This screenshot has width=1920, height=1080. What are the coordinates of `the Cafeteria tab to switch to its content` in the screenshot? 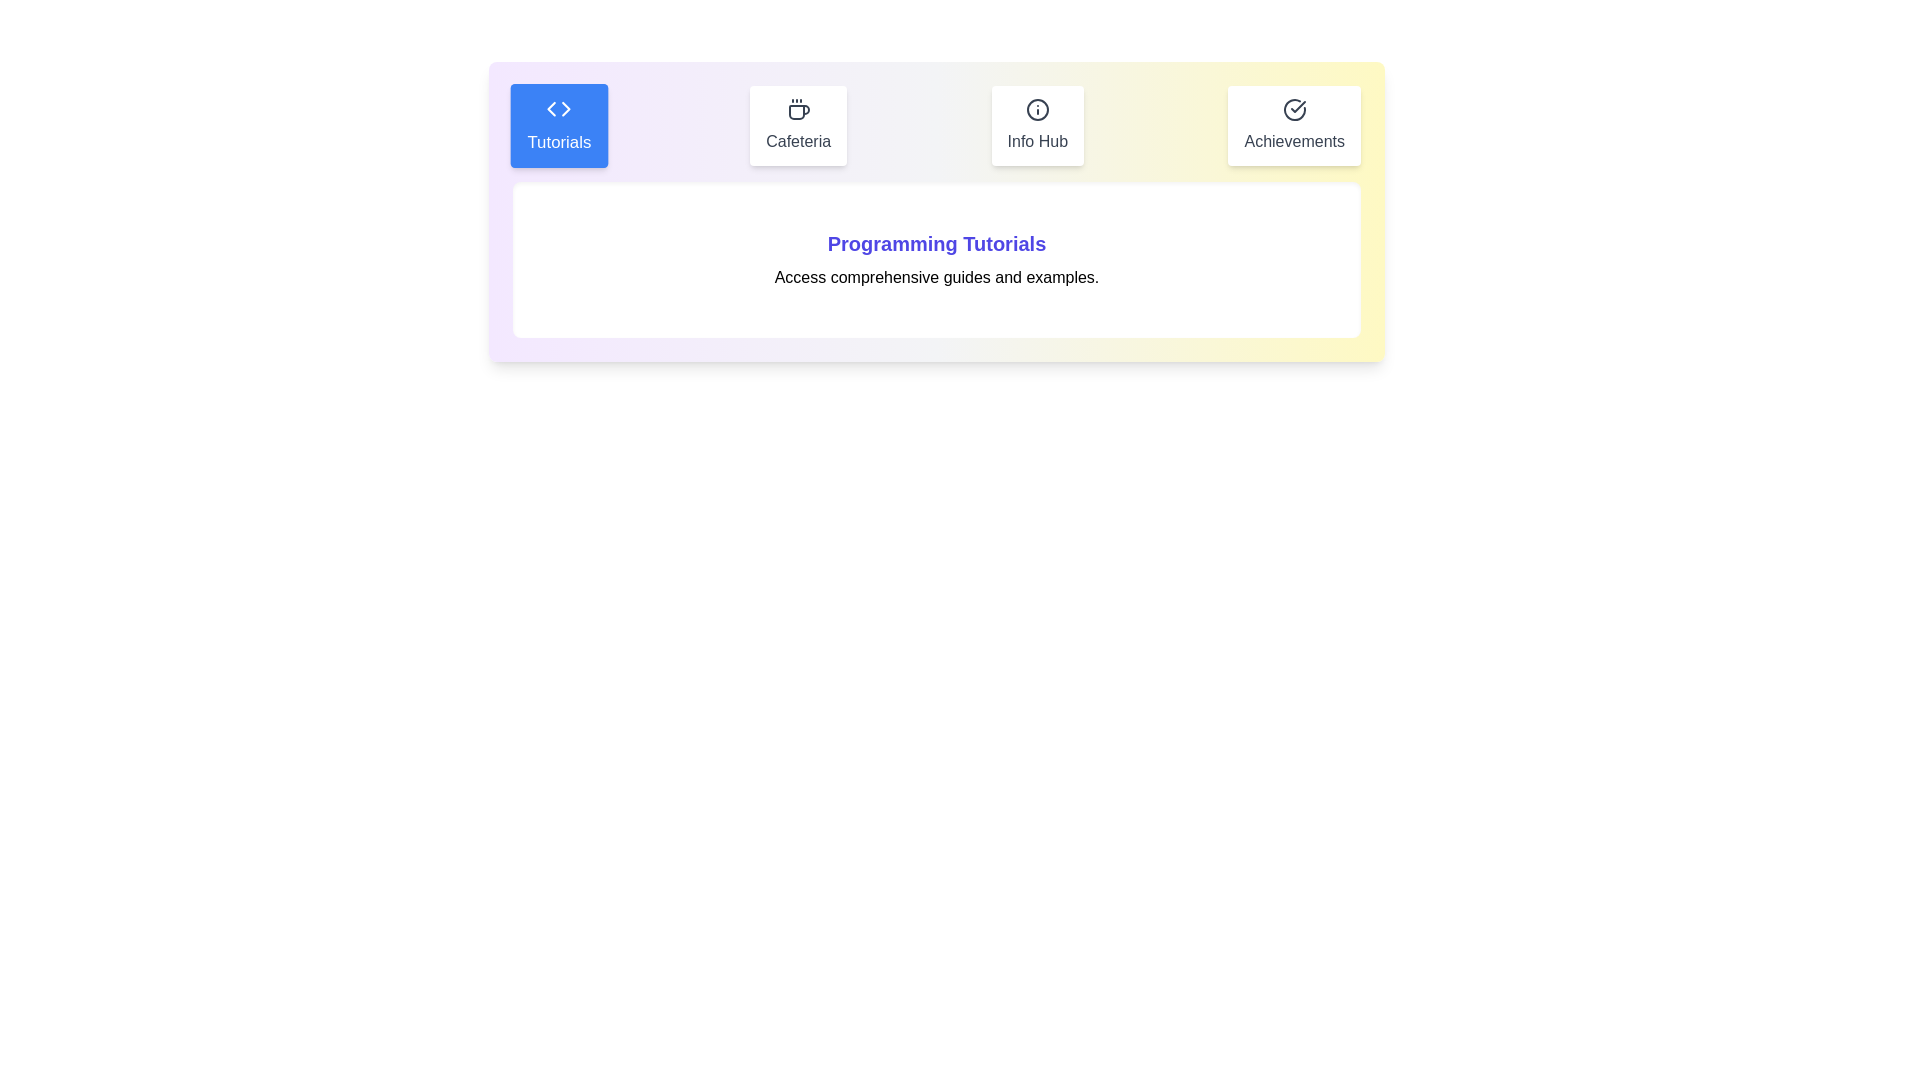 It's located at (796, 126).